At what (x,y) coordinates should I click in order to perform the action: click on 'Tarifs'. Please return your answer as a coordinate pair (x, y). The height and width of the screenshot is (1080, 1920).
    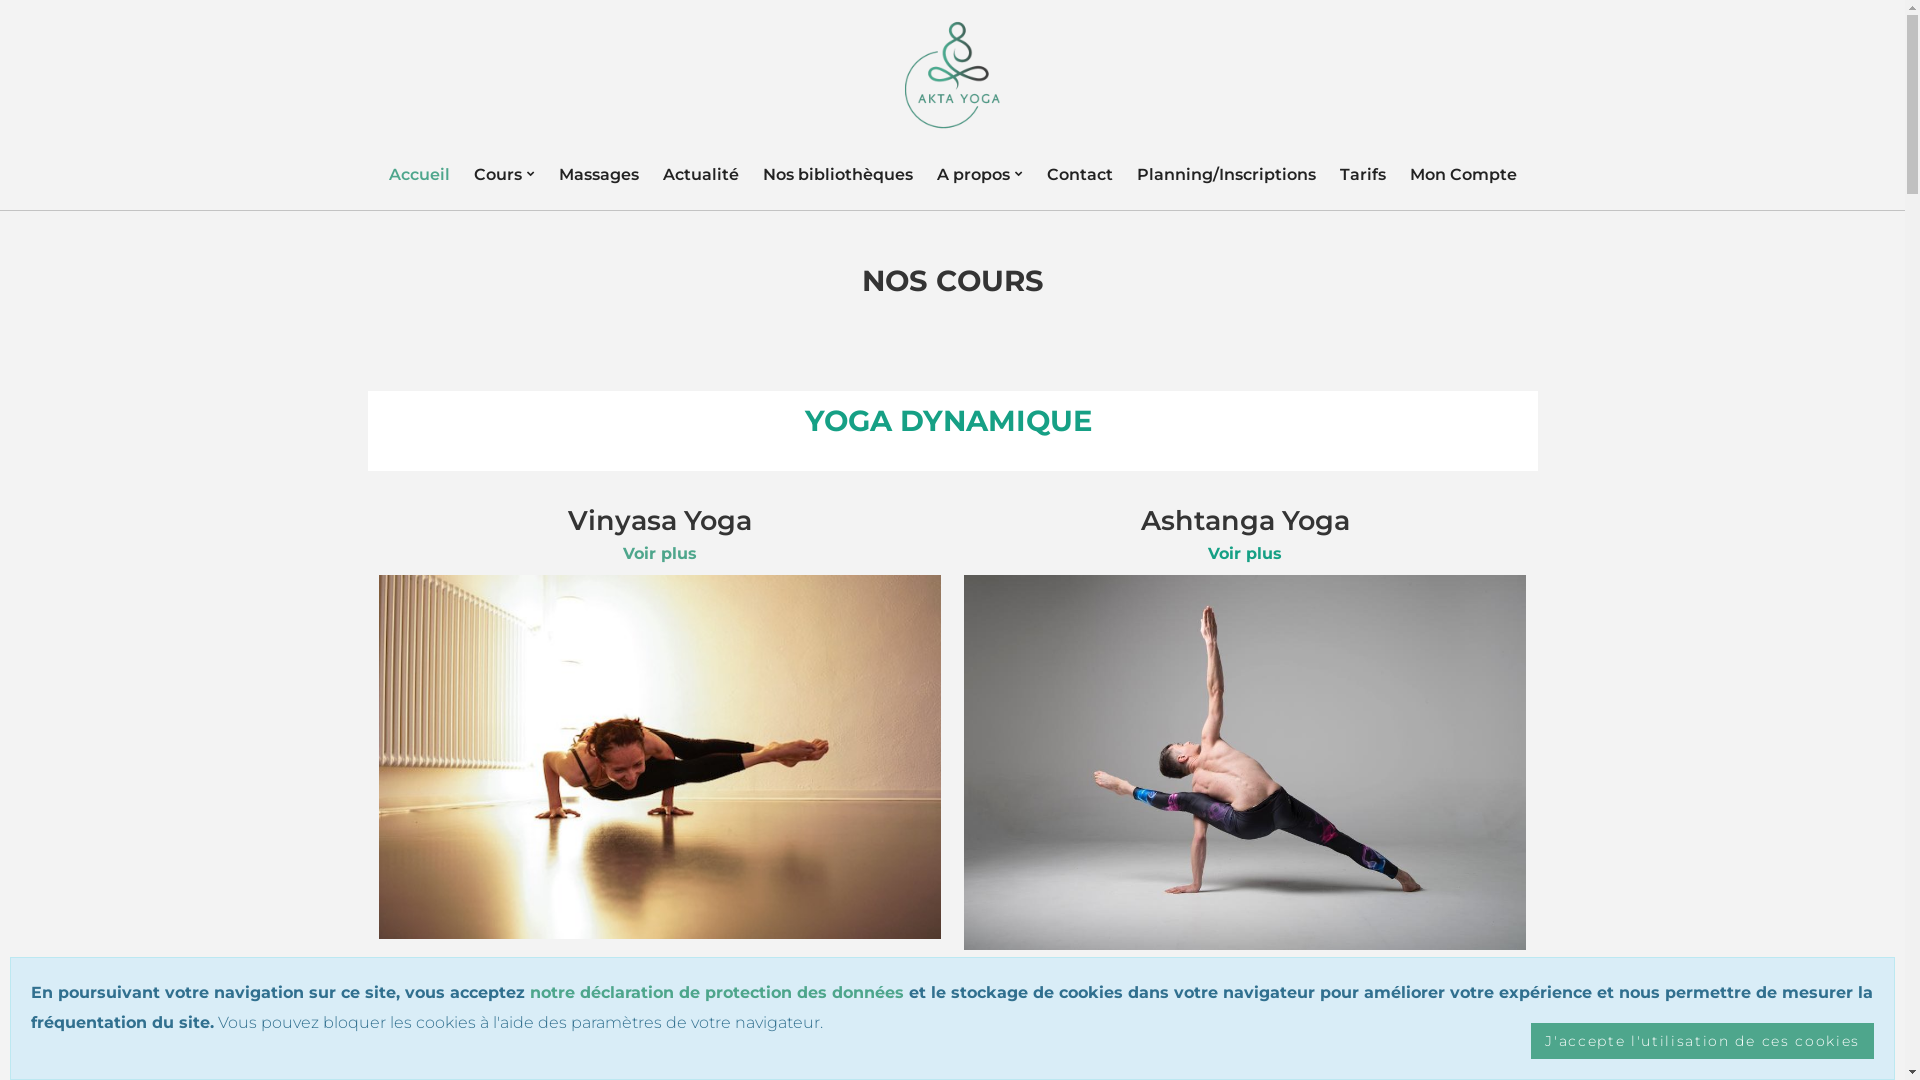
    Looking at the image, I should click on (1362, 173).